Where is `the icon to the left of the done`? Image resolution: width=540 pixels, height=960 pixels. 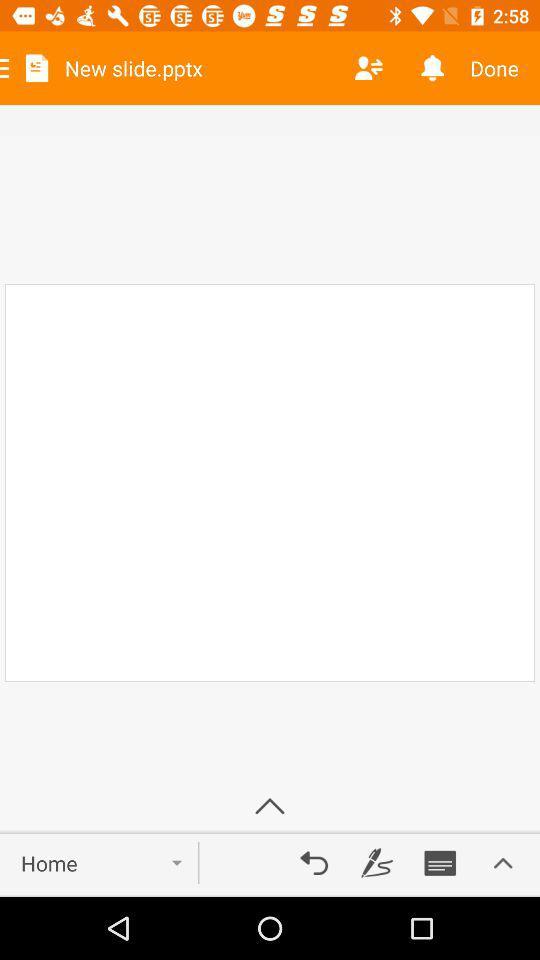 the icon to the left of the done is located at coordinates (431, 68).